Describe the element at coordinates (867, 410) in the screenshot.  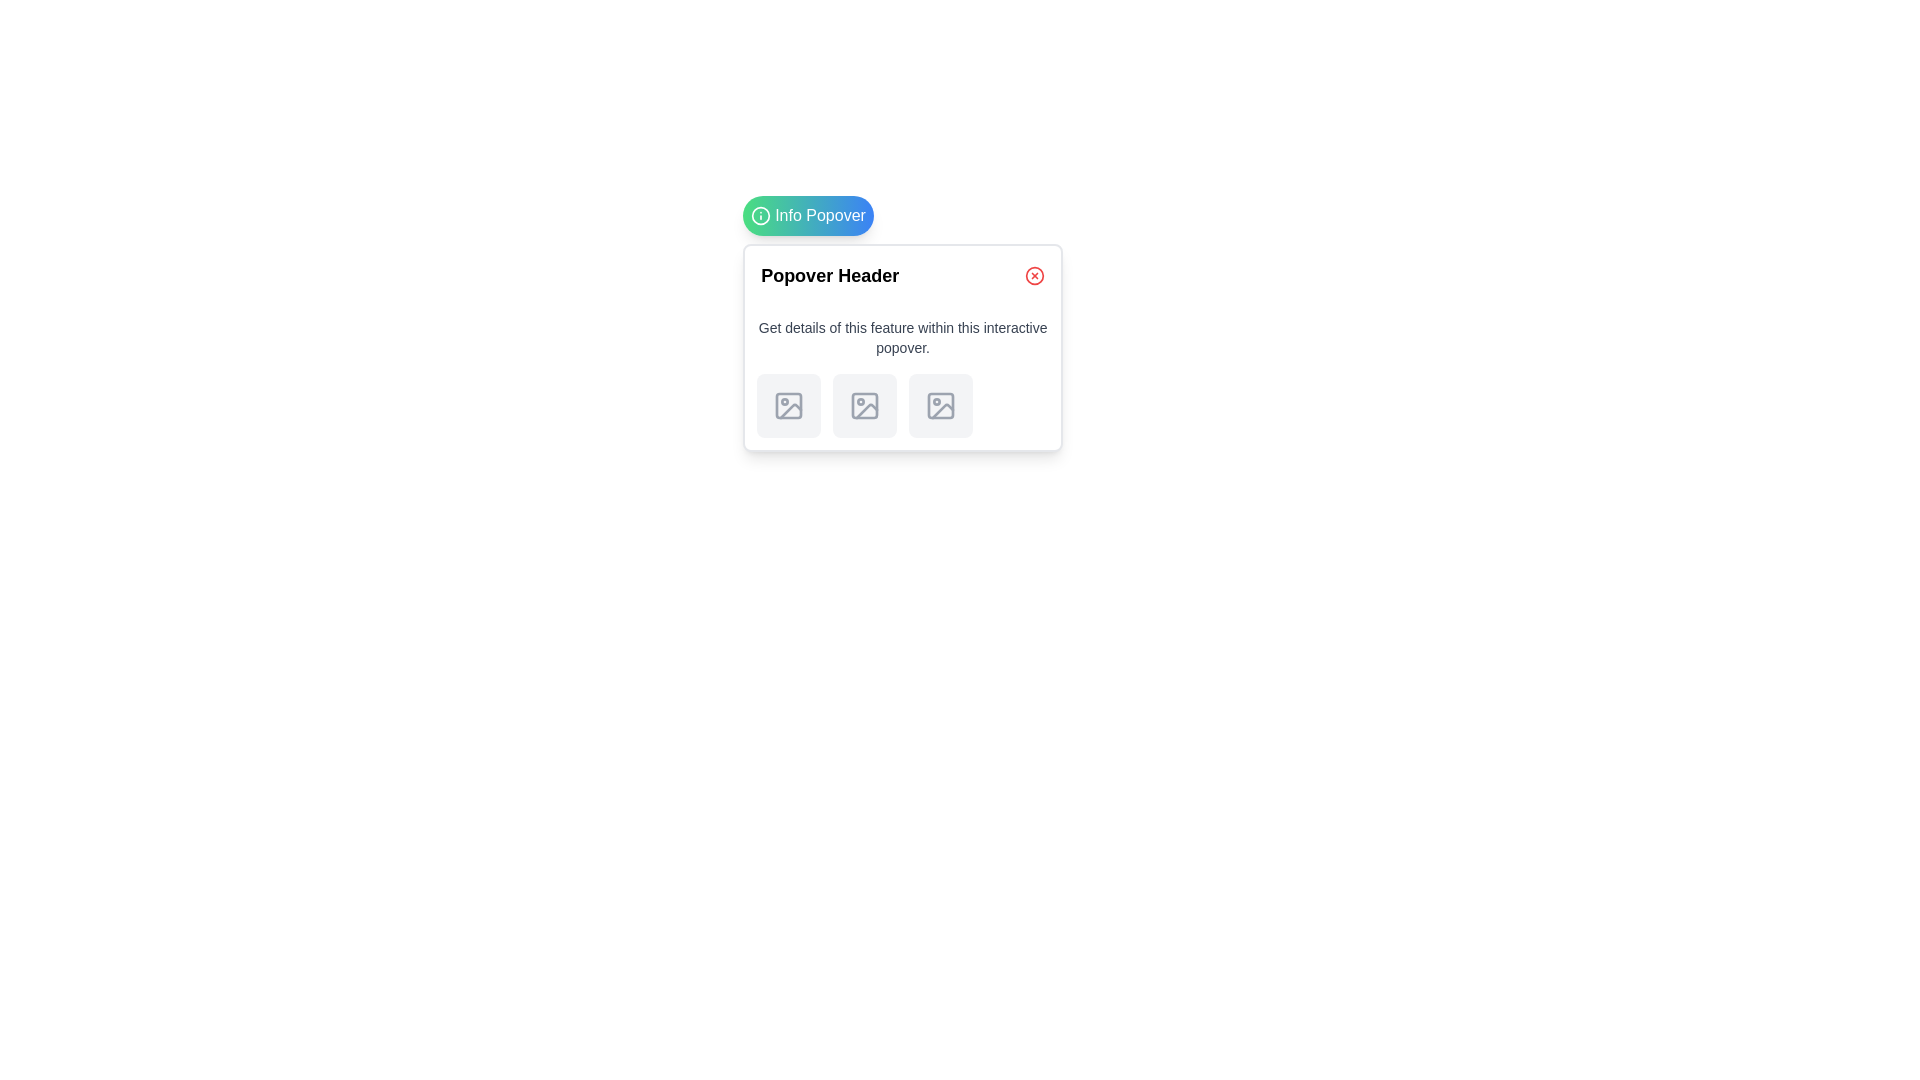
I see `the stylized line icon representing an image, located in the second position of three icons below the 'Popover Header'` at that location.